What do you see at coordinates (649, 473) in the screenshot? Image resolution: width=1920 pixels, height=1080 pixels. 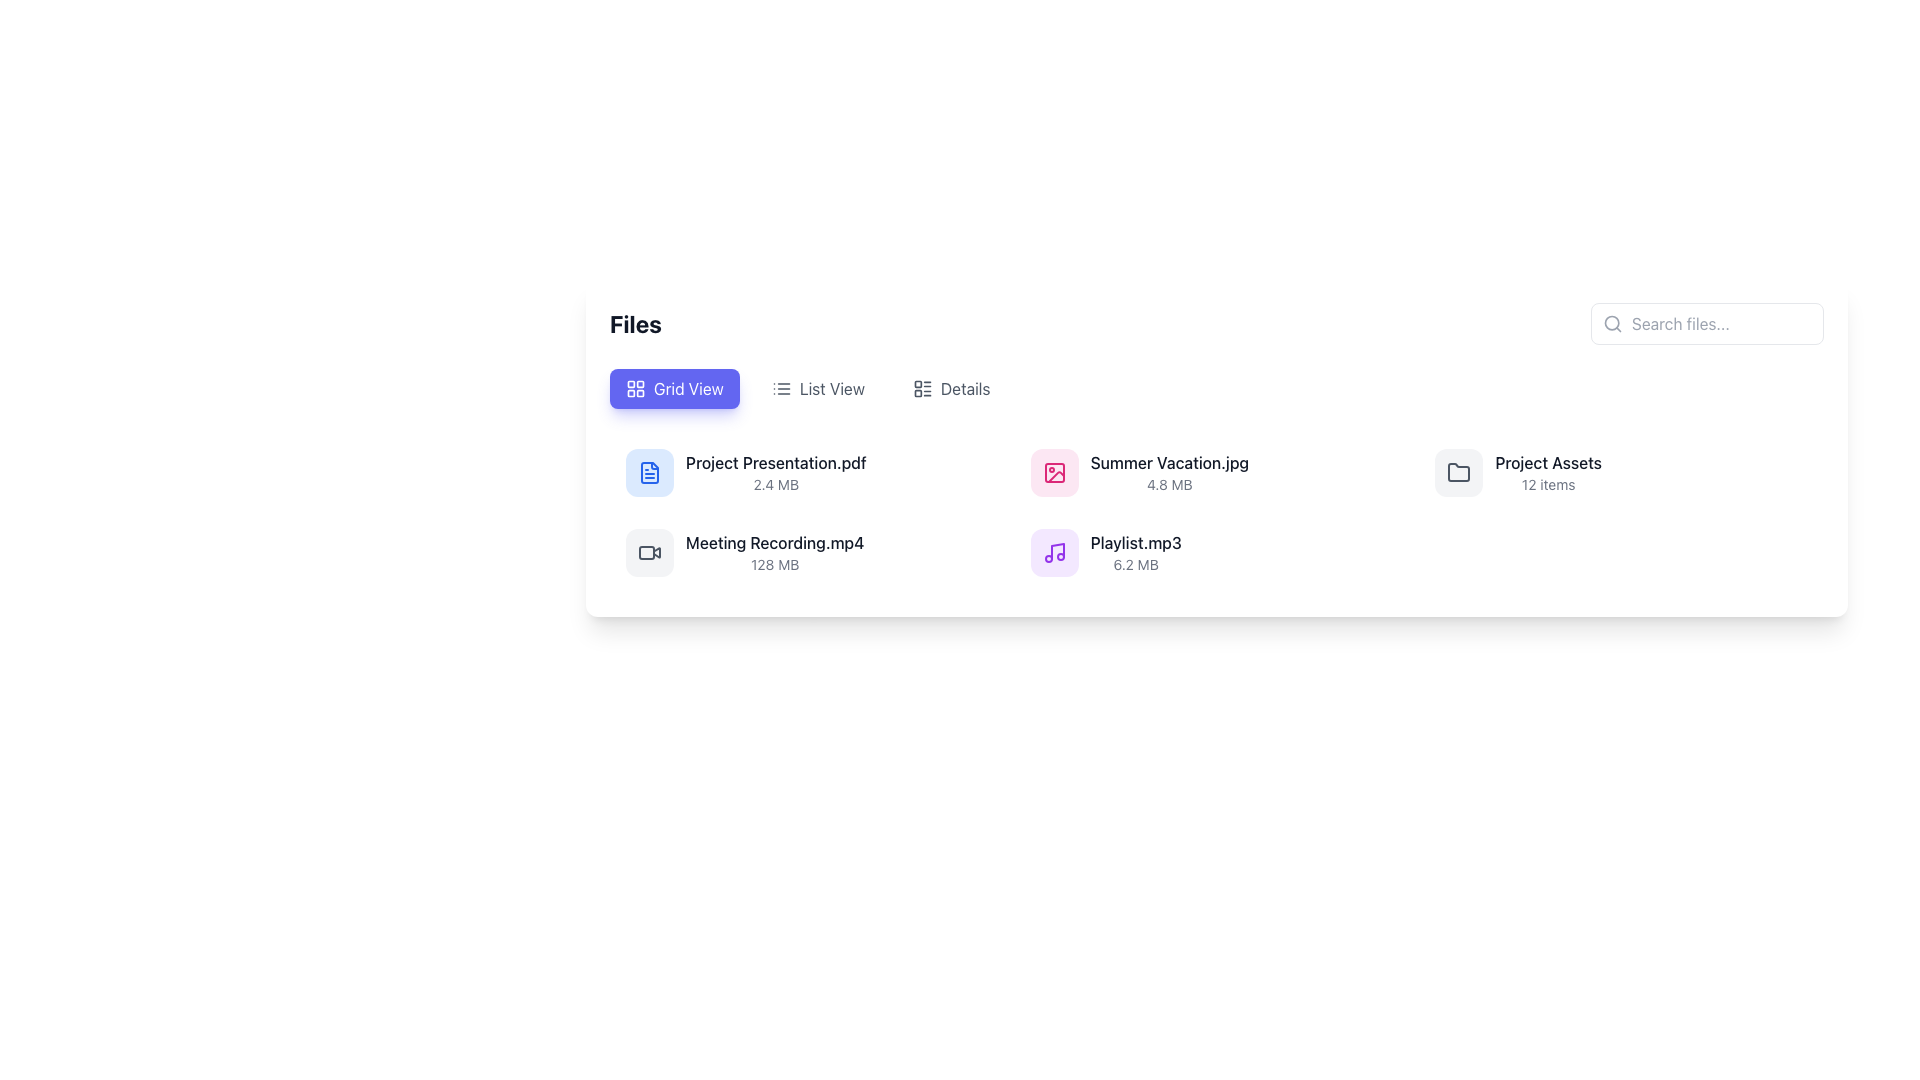 I see `the icon representing the file labeled 'Project Presentation.pdf'` at bounding box center [649, 473].